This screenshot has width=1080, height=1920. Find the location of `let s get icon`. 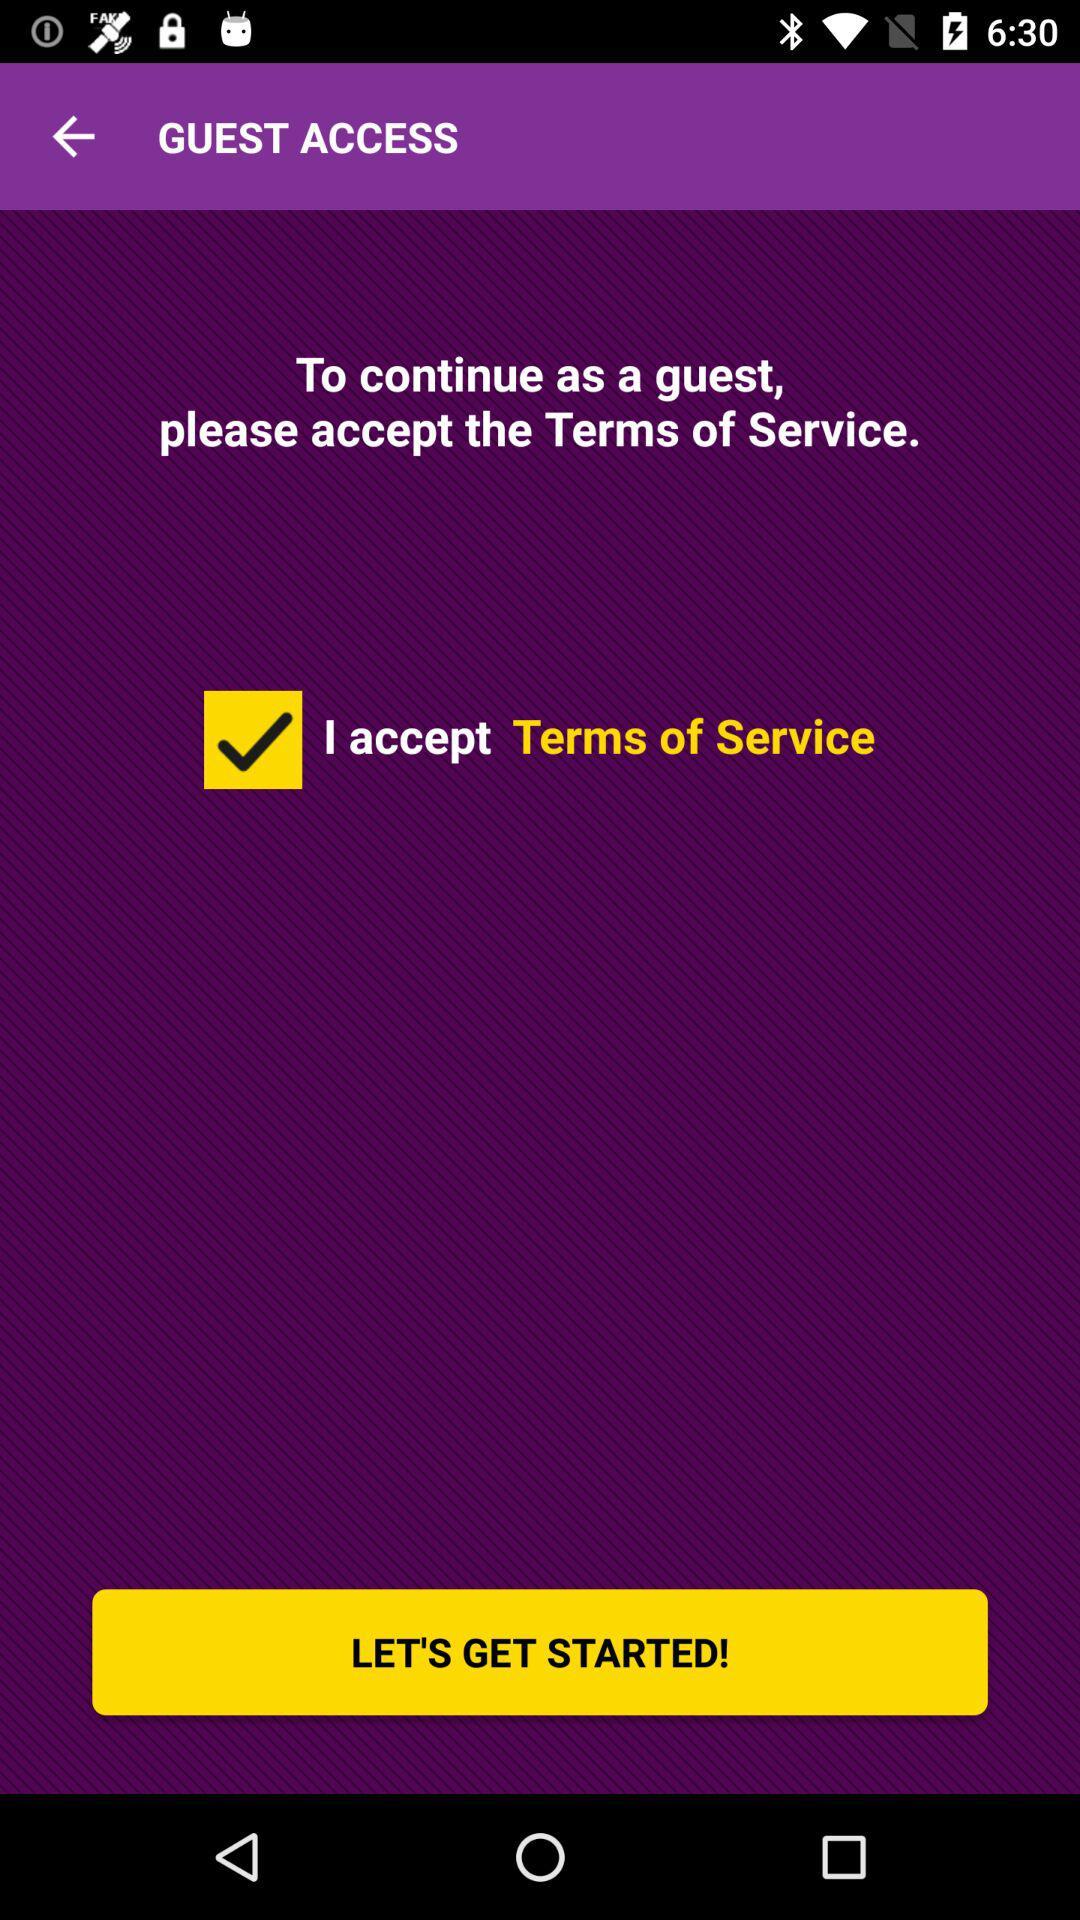

let s get icon is located at coordinates (540, 1652).